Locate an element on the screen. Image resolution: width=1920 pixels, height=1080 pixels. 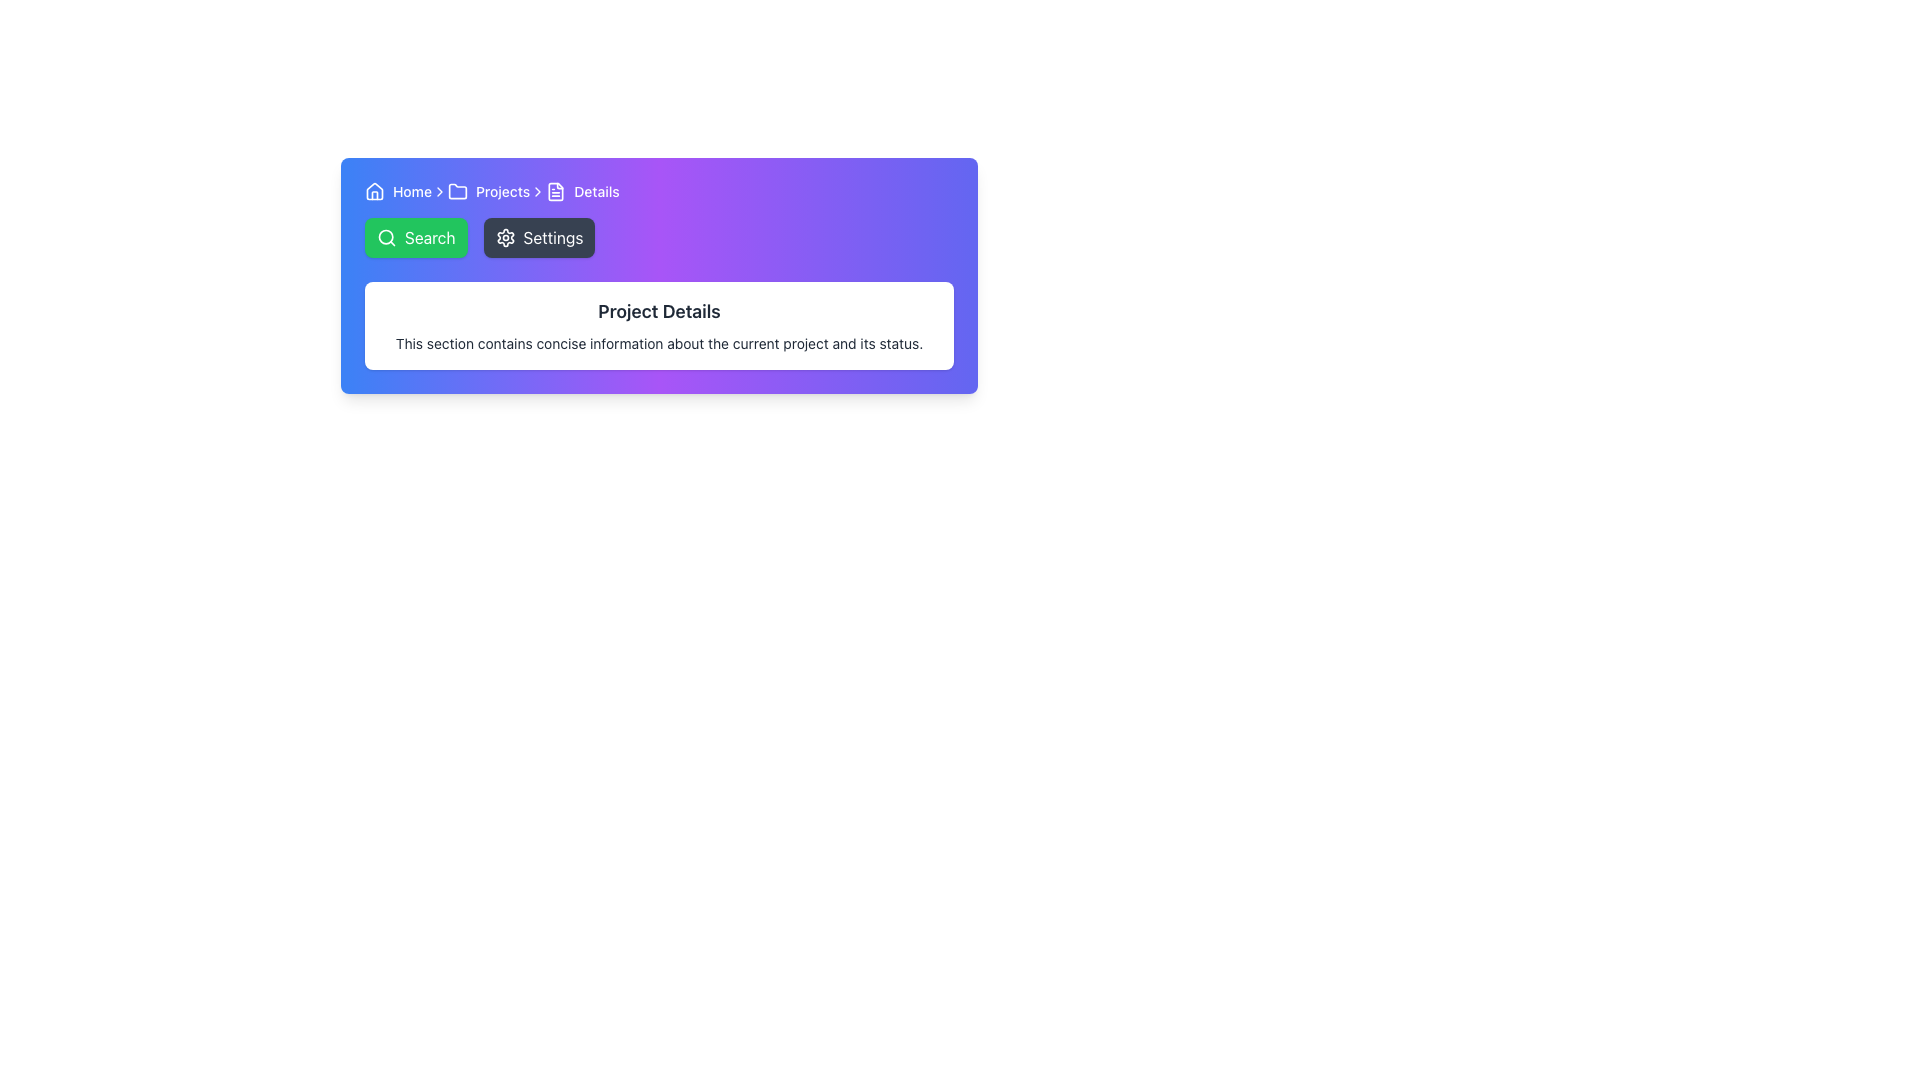
the blue folder icon located in the breadcrumb navigation bar, which appears after the 'Home' segment and before 'Projects > Details' is located at coordinates (456, 191).